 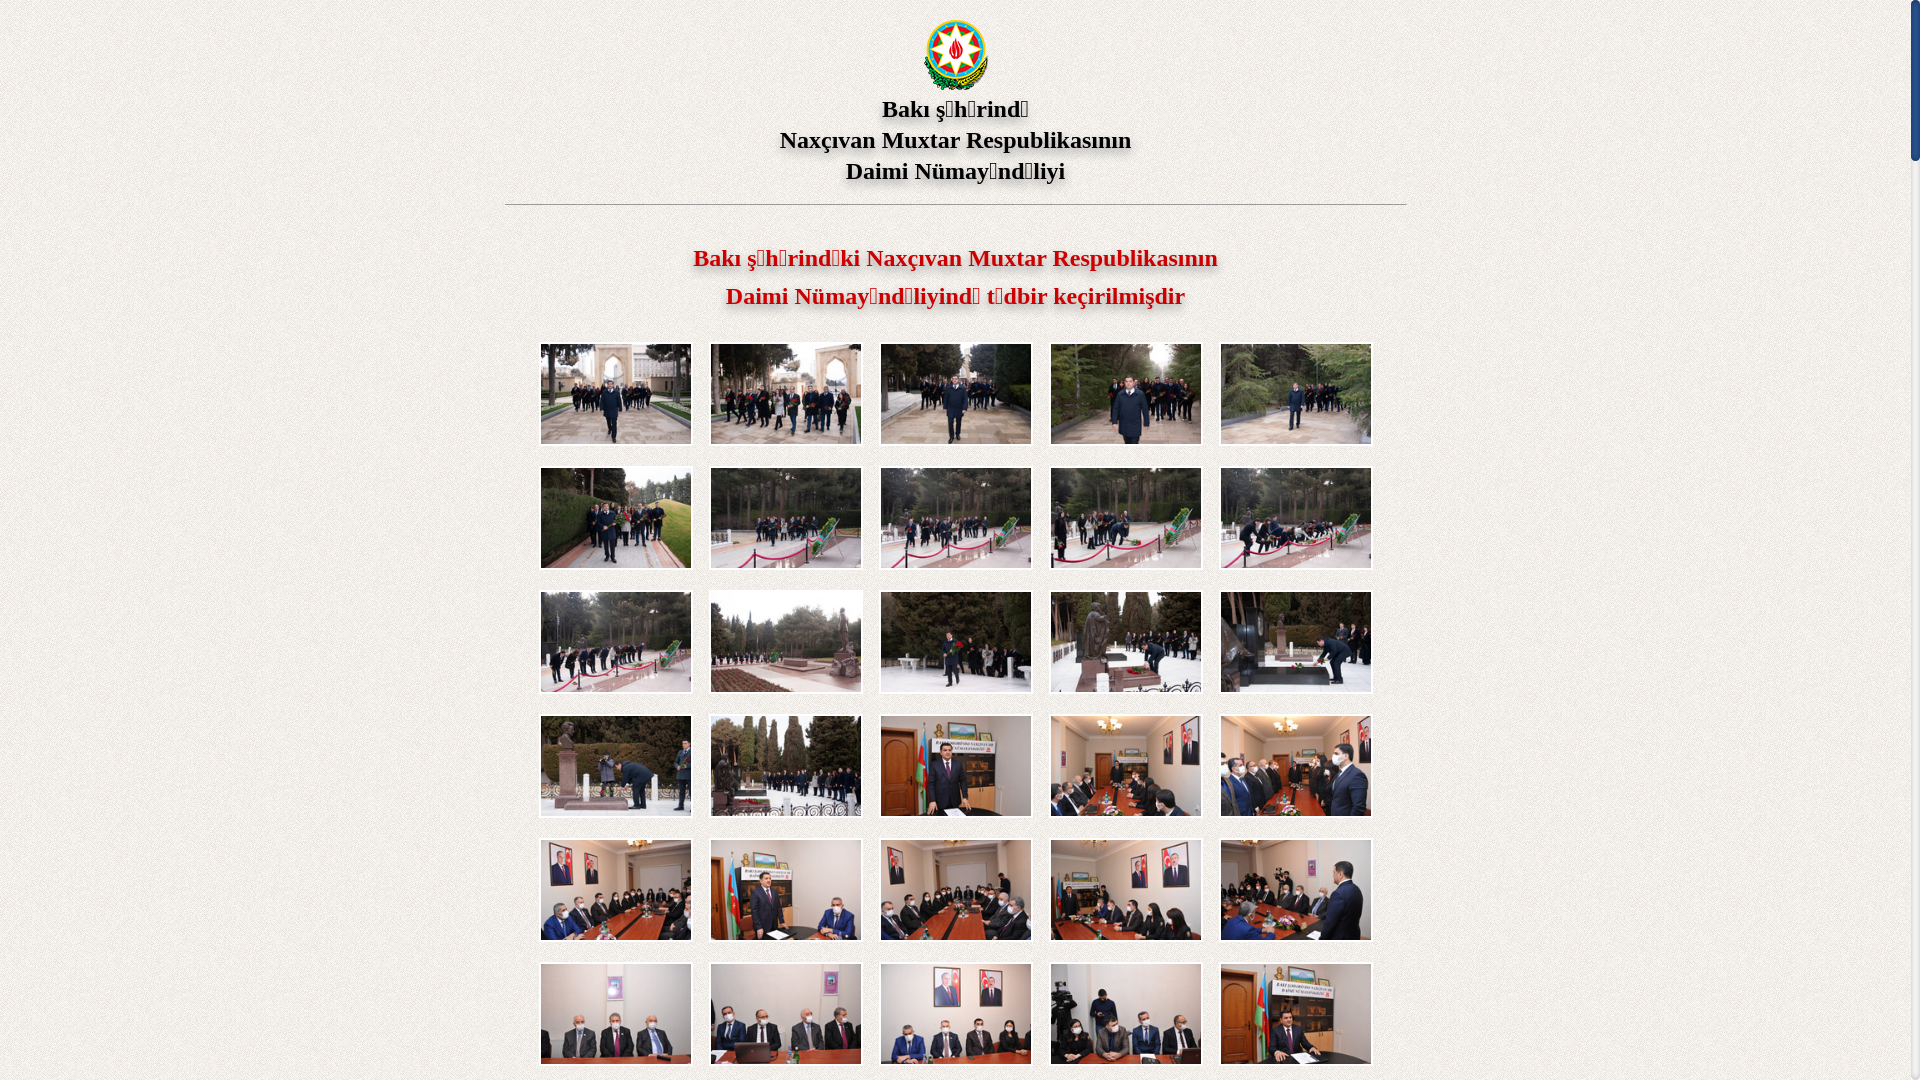 I want to click on 'Click to enlarge', so click(x=1124, y=393).